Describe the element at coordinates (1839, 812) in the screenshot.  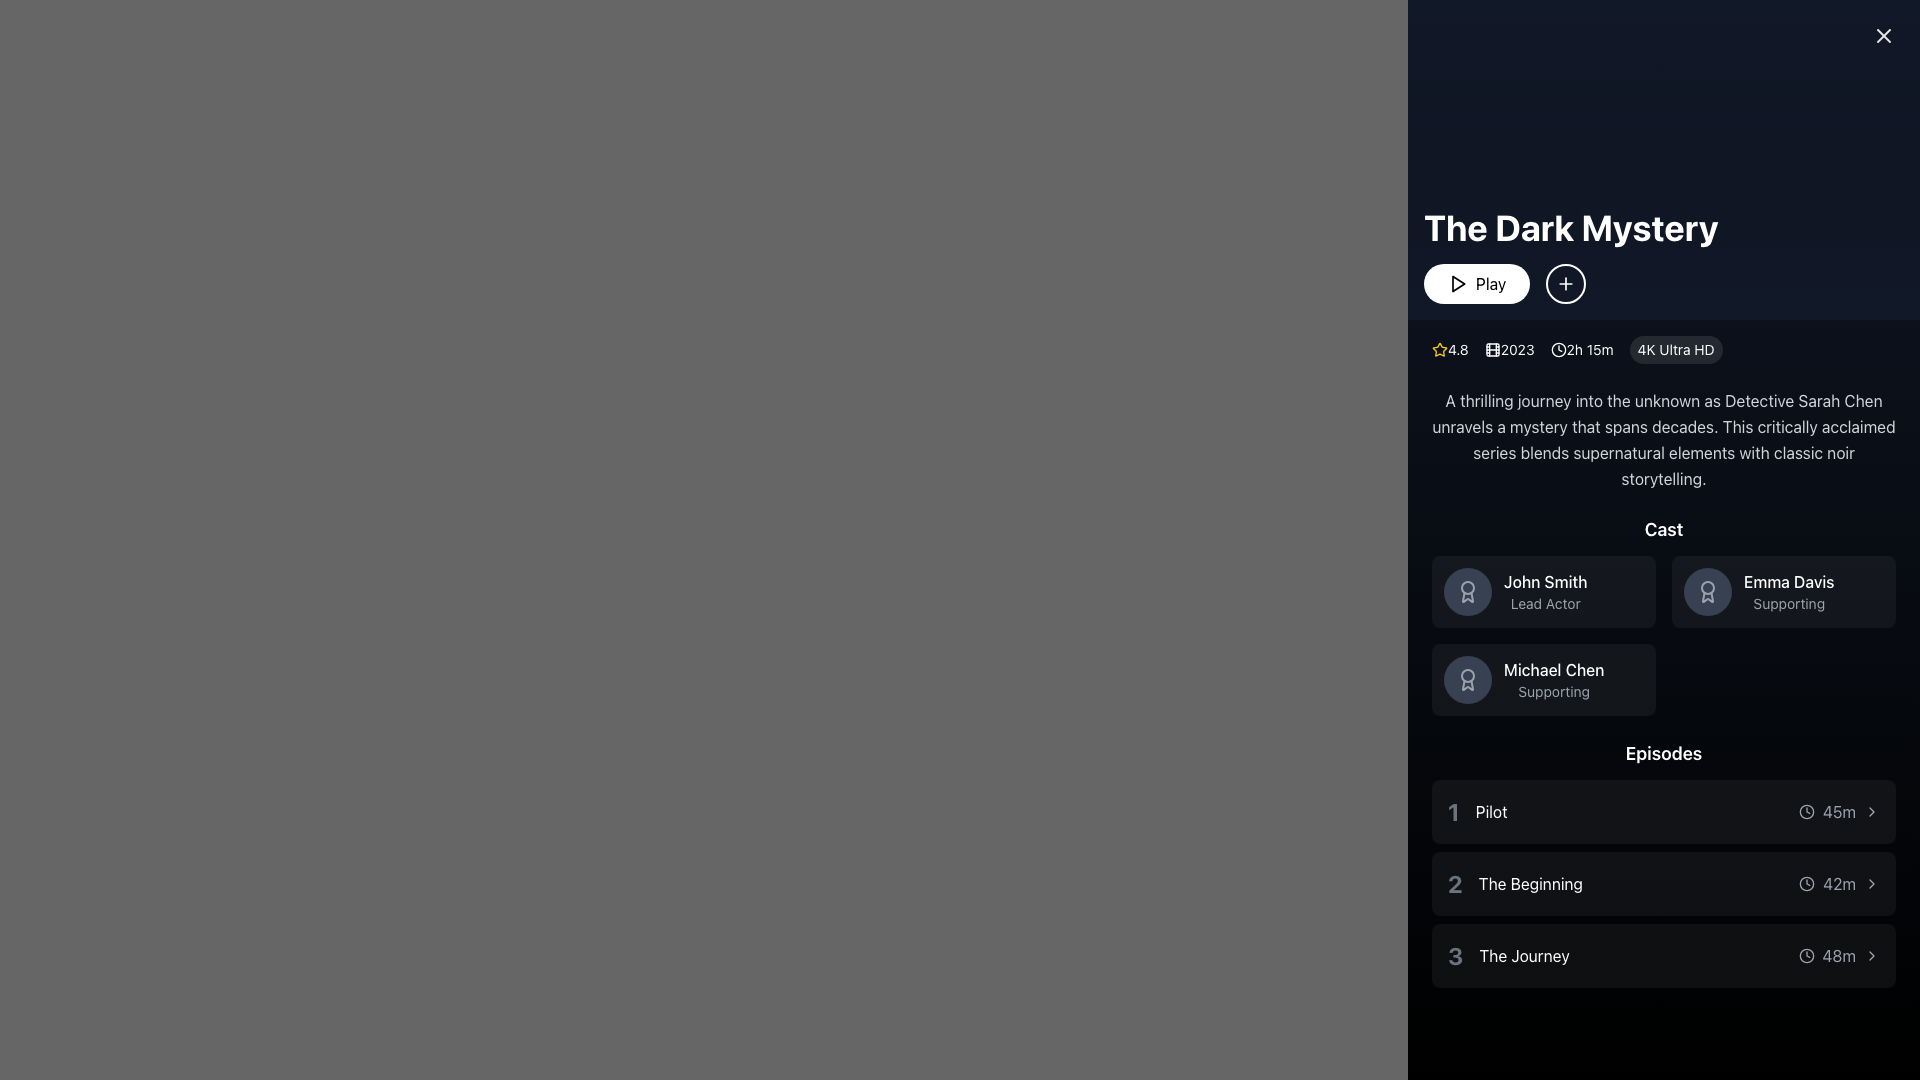
I see `the static text label indicating a time duration of 45 minutes, located to the right of the episode title 'Pilot' in the first row of the 'Episodes' list` at that location.